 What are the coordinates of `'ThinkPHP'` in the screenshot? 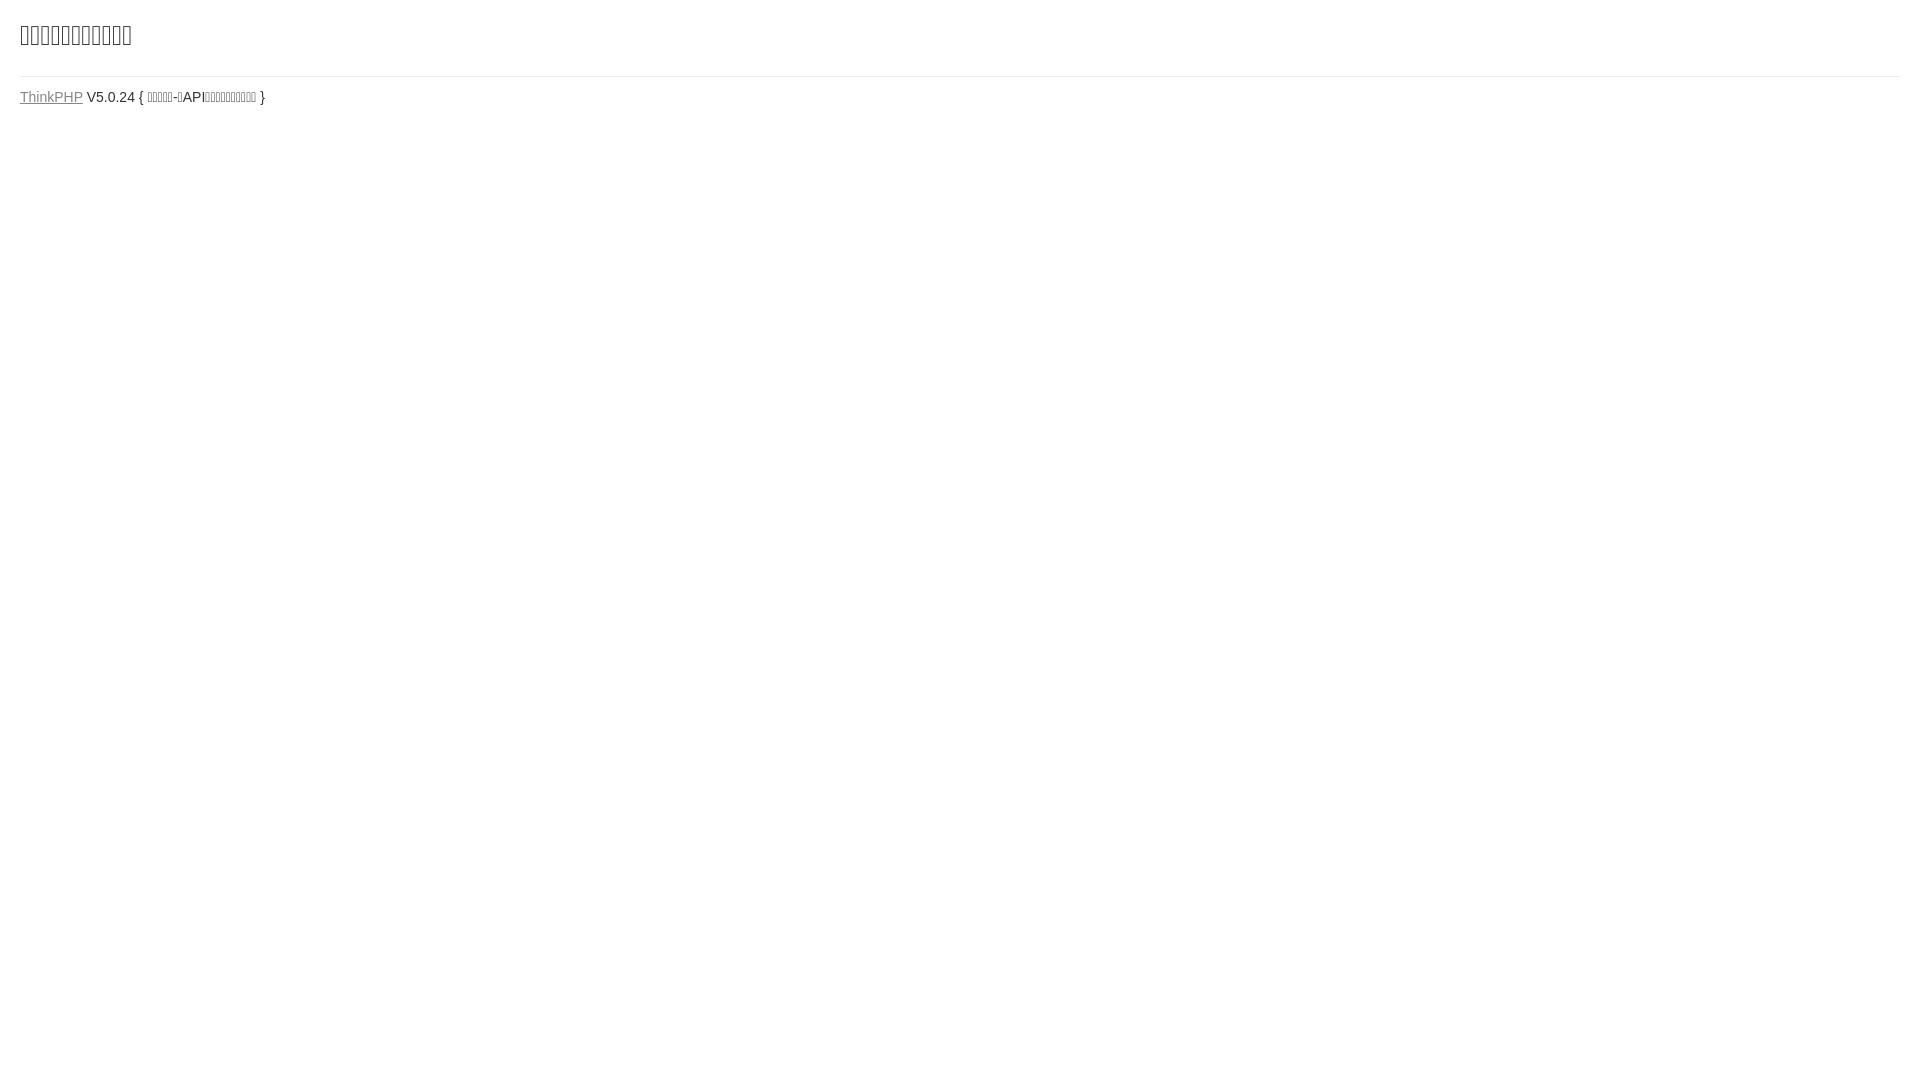 It's located at (51, 96).